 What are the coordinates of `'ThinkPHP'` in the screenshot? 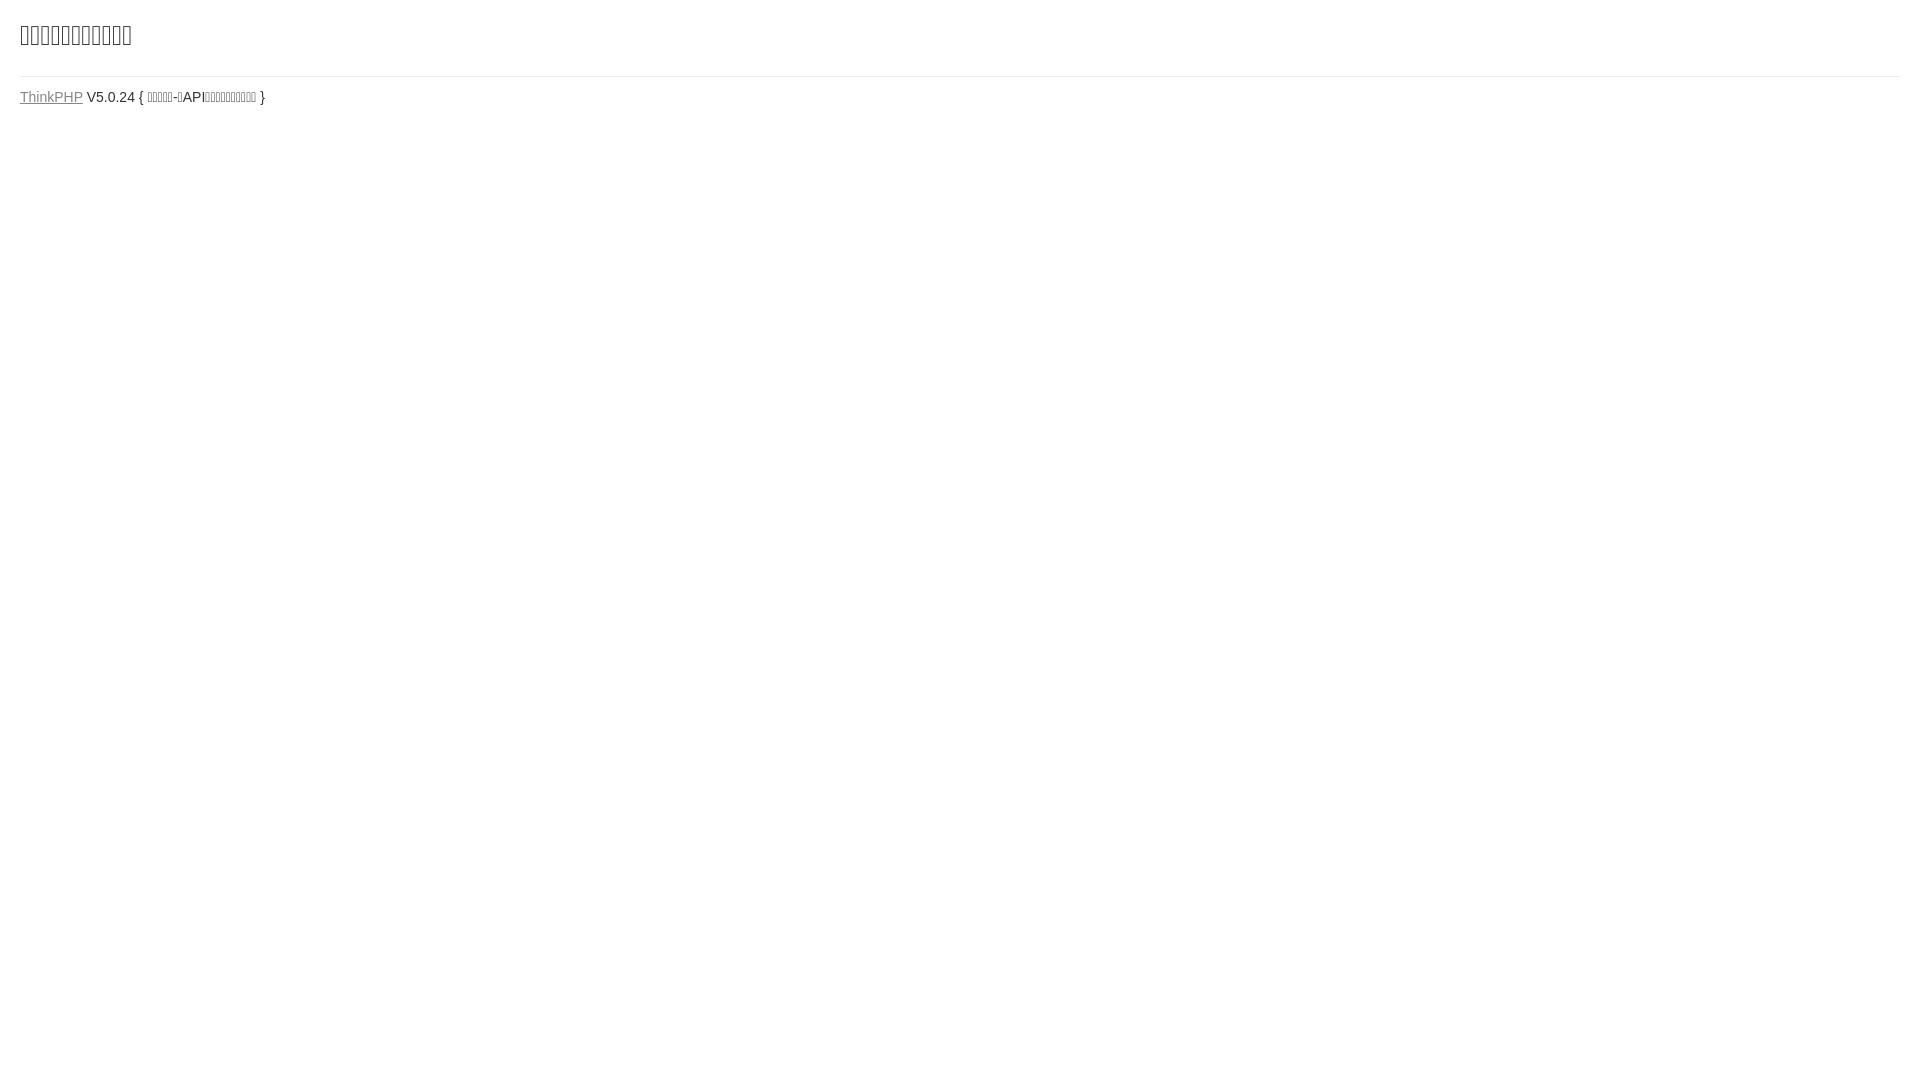 It's located at (51, 96).